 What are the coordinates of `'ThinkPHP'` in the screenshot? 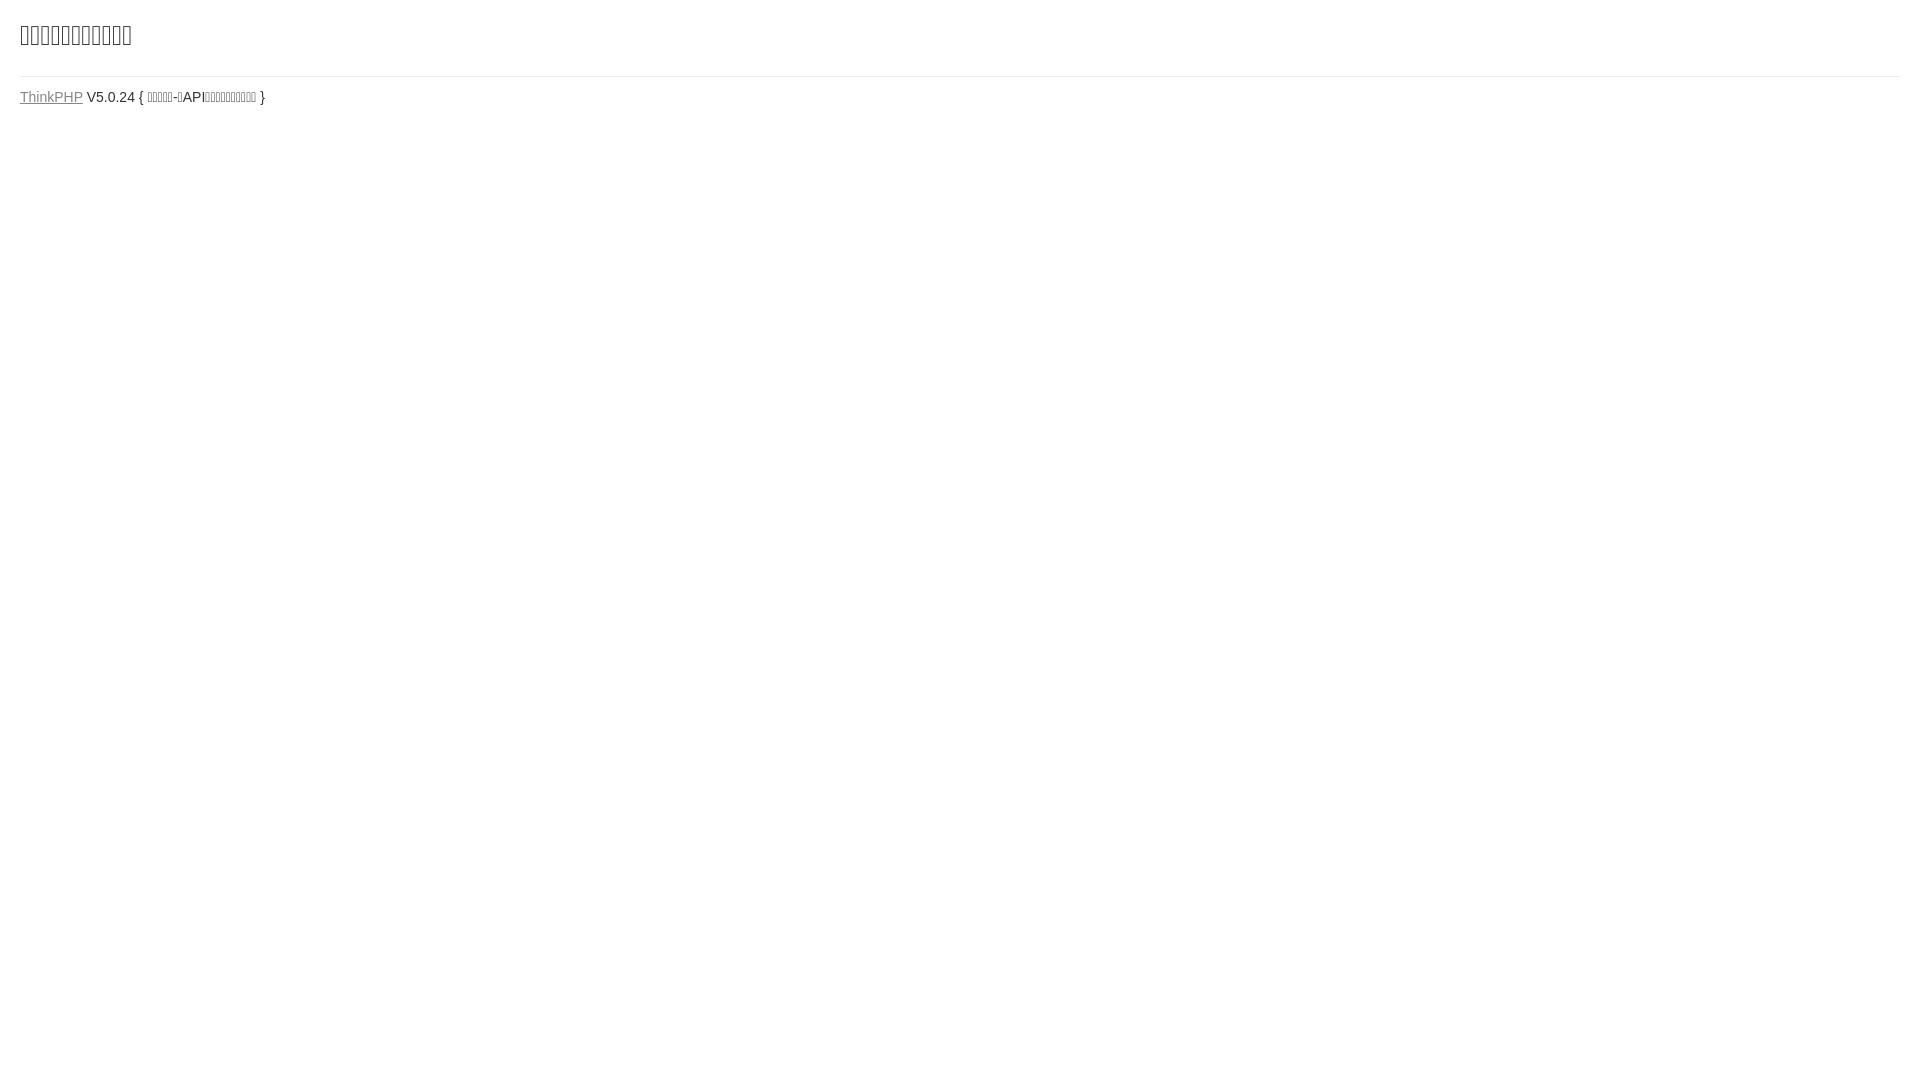 It's located at (51, 96).